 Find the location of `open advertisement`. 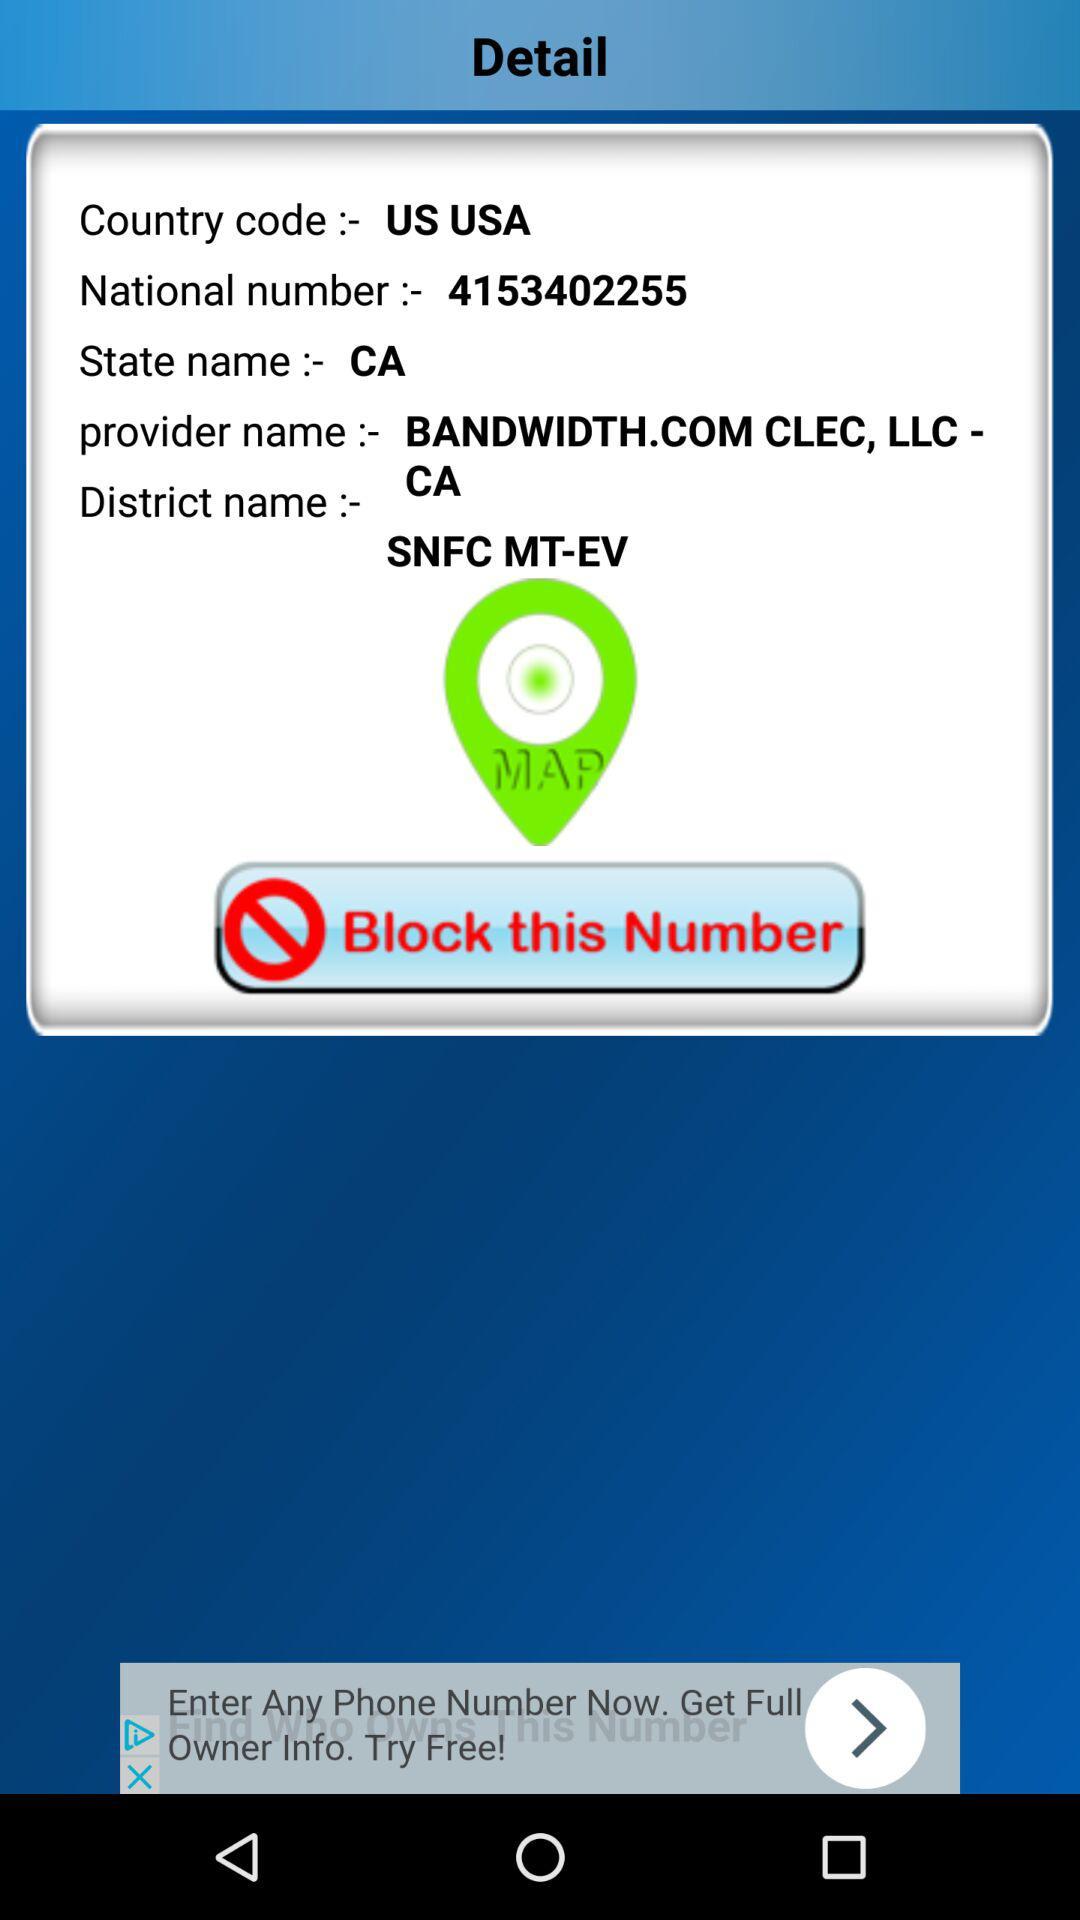

open advertisement is located at coordinates (540, 1727).